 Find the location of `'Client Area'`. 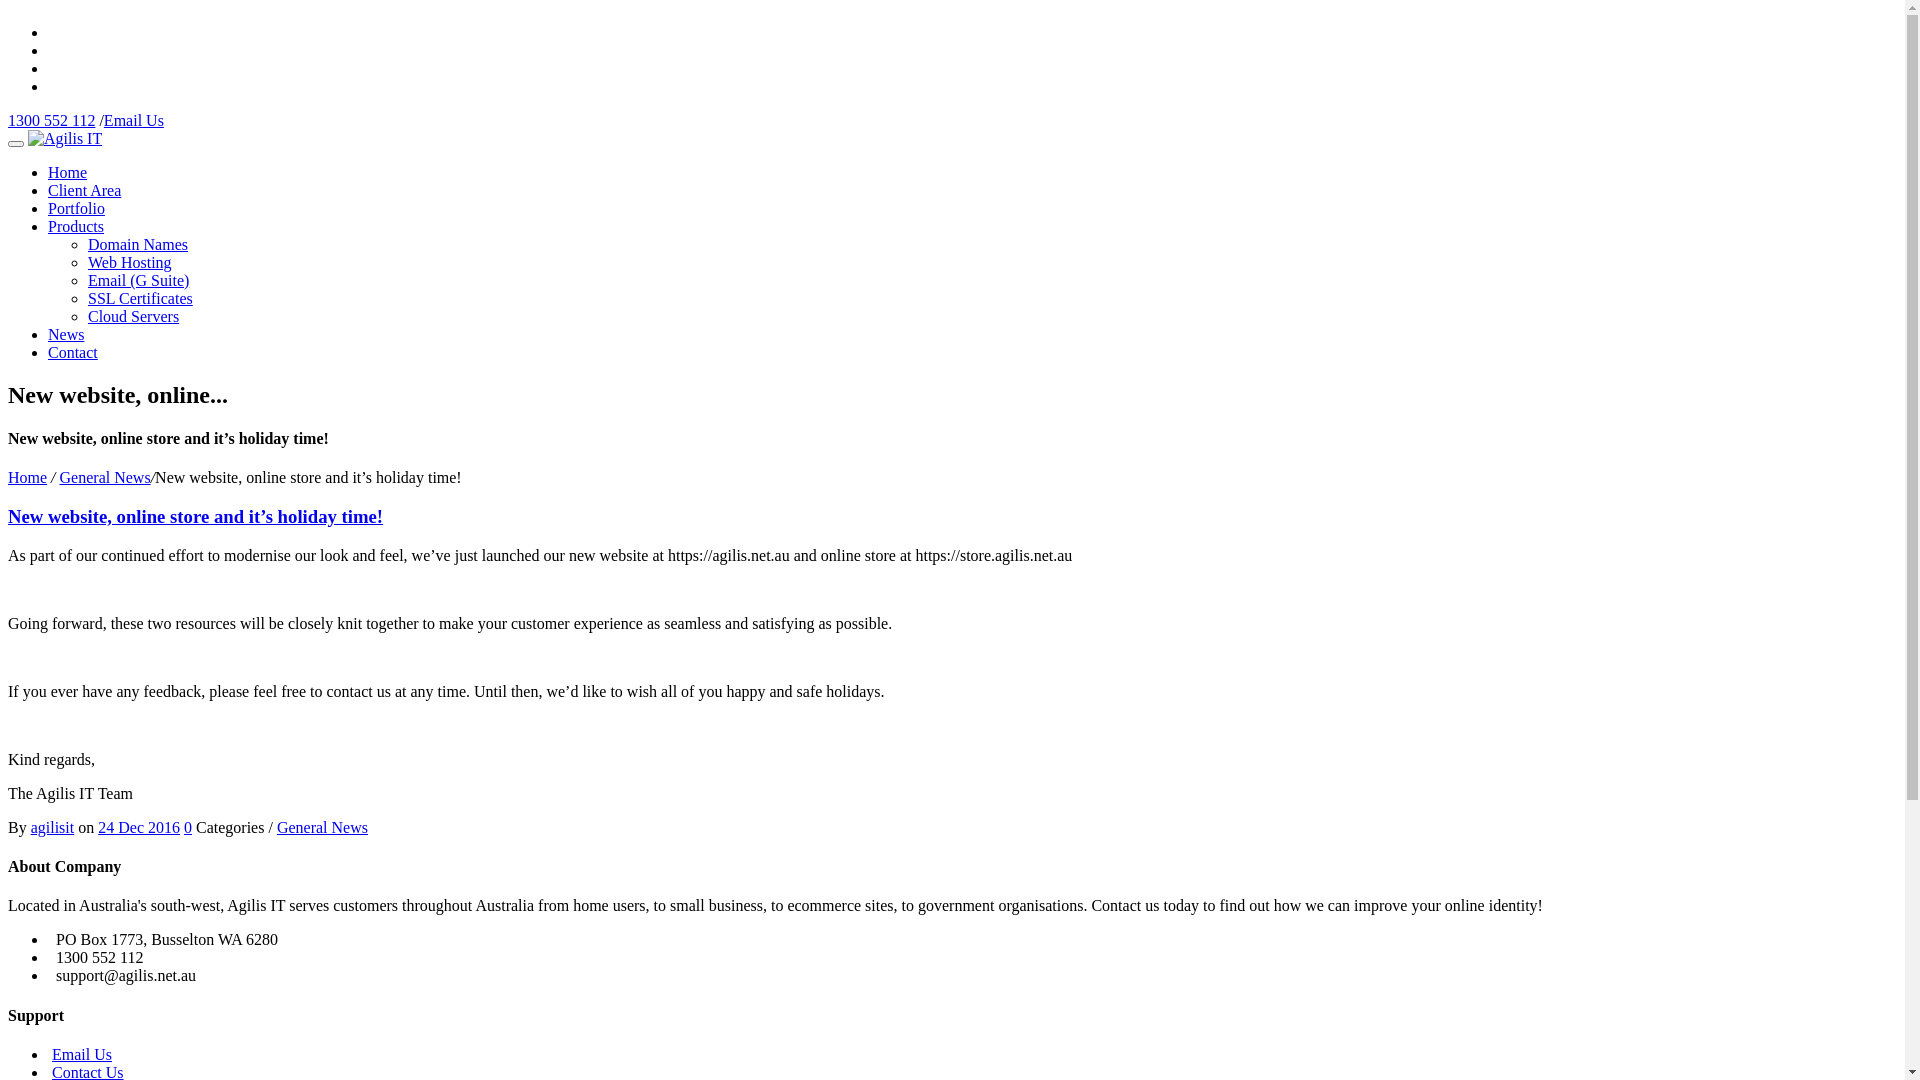

'Client Area' is located at coordinates (83, 190).